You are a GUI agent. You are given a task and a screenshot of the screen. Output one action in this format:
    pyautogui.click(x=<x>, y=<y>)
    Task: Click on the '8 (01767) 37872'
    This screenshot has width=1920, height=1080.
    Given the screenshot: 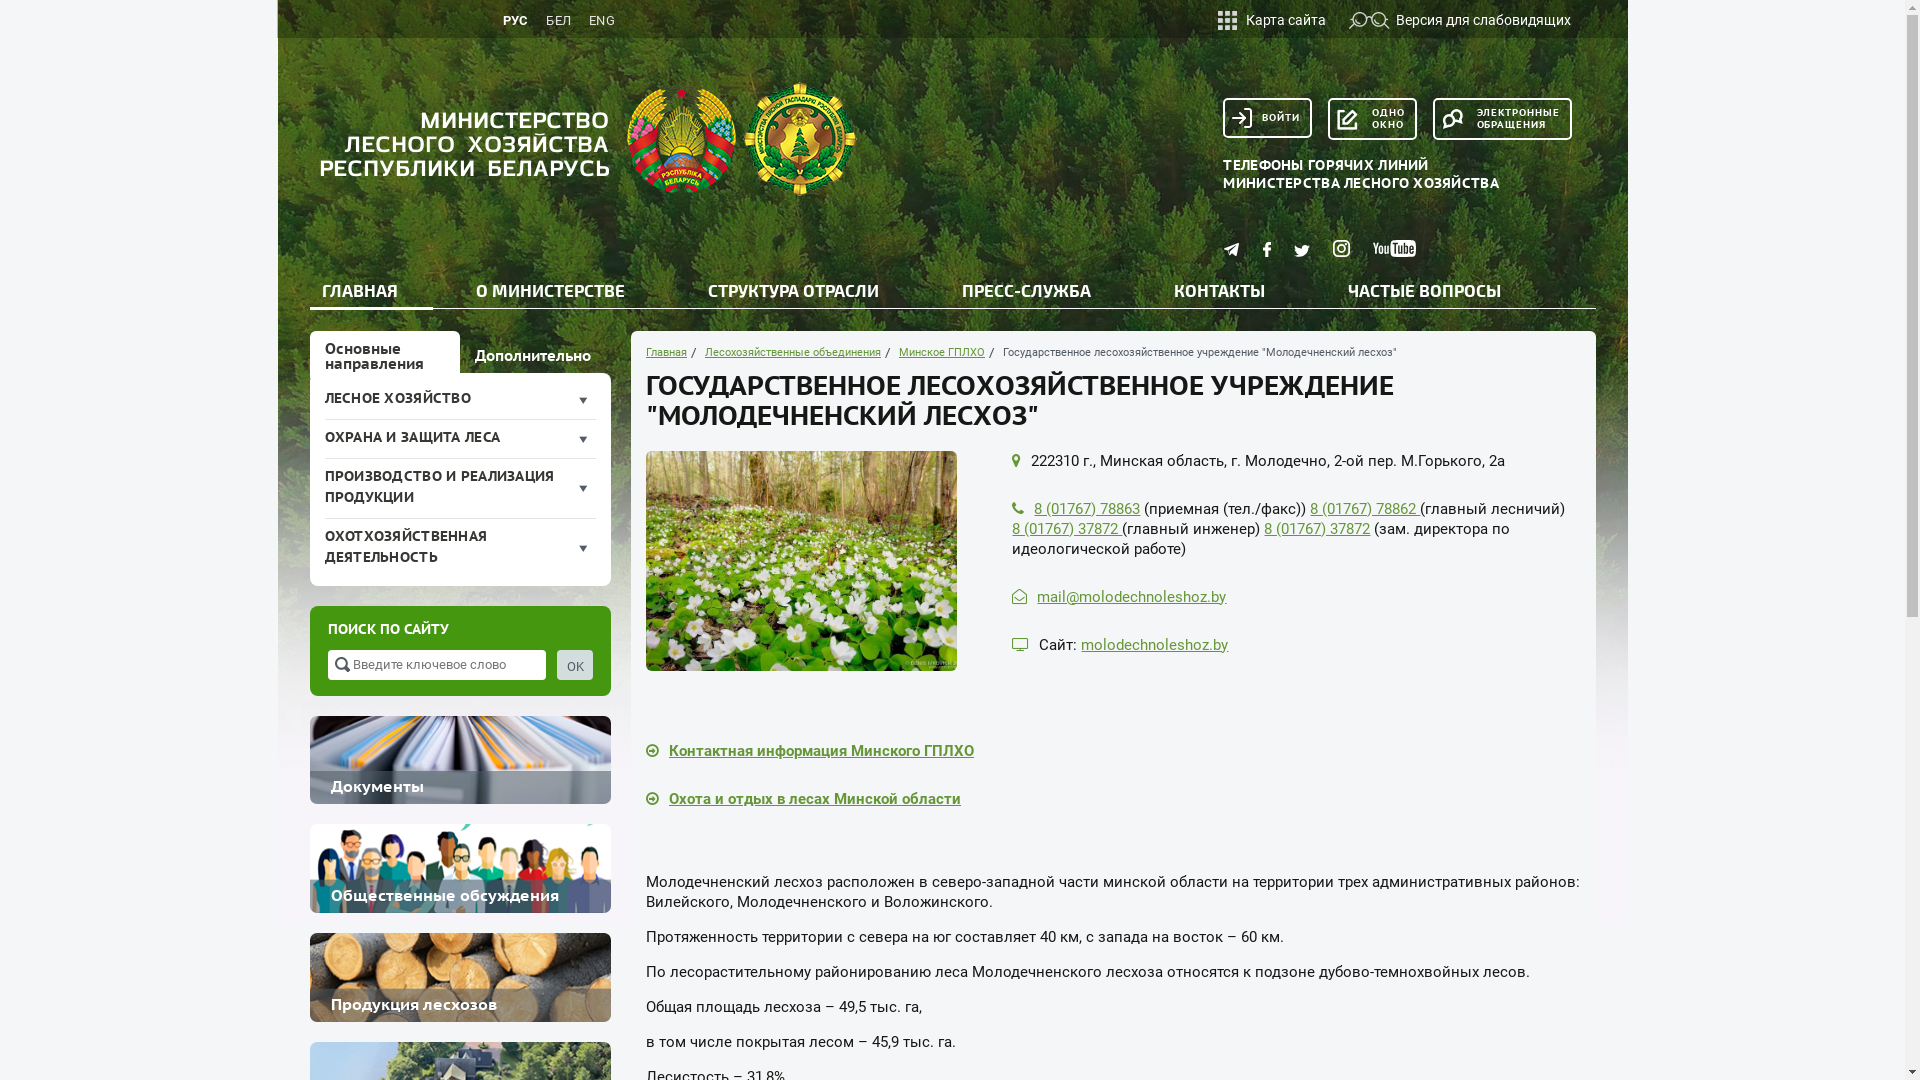 What is the action you would take?
    pyautogui.click(x=1012, y=527)
    